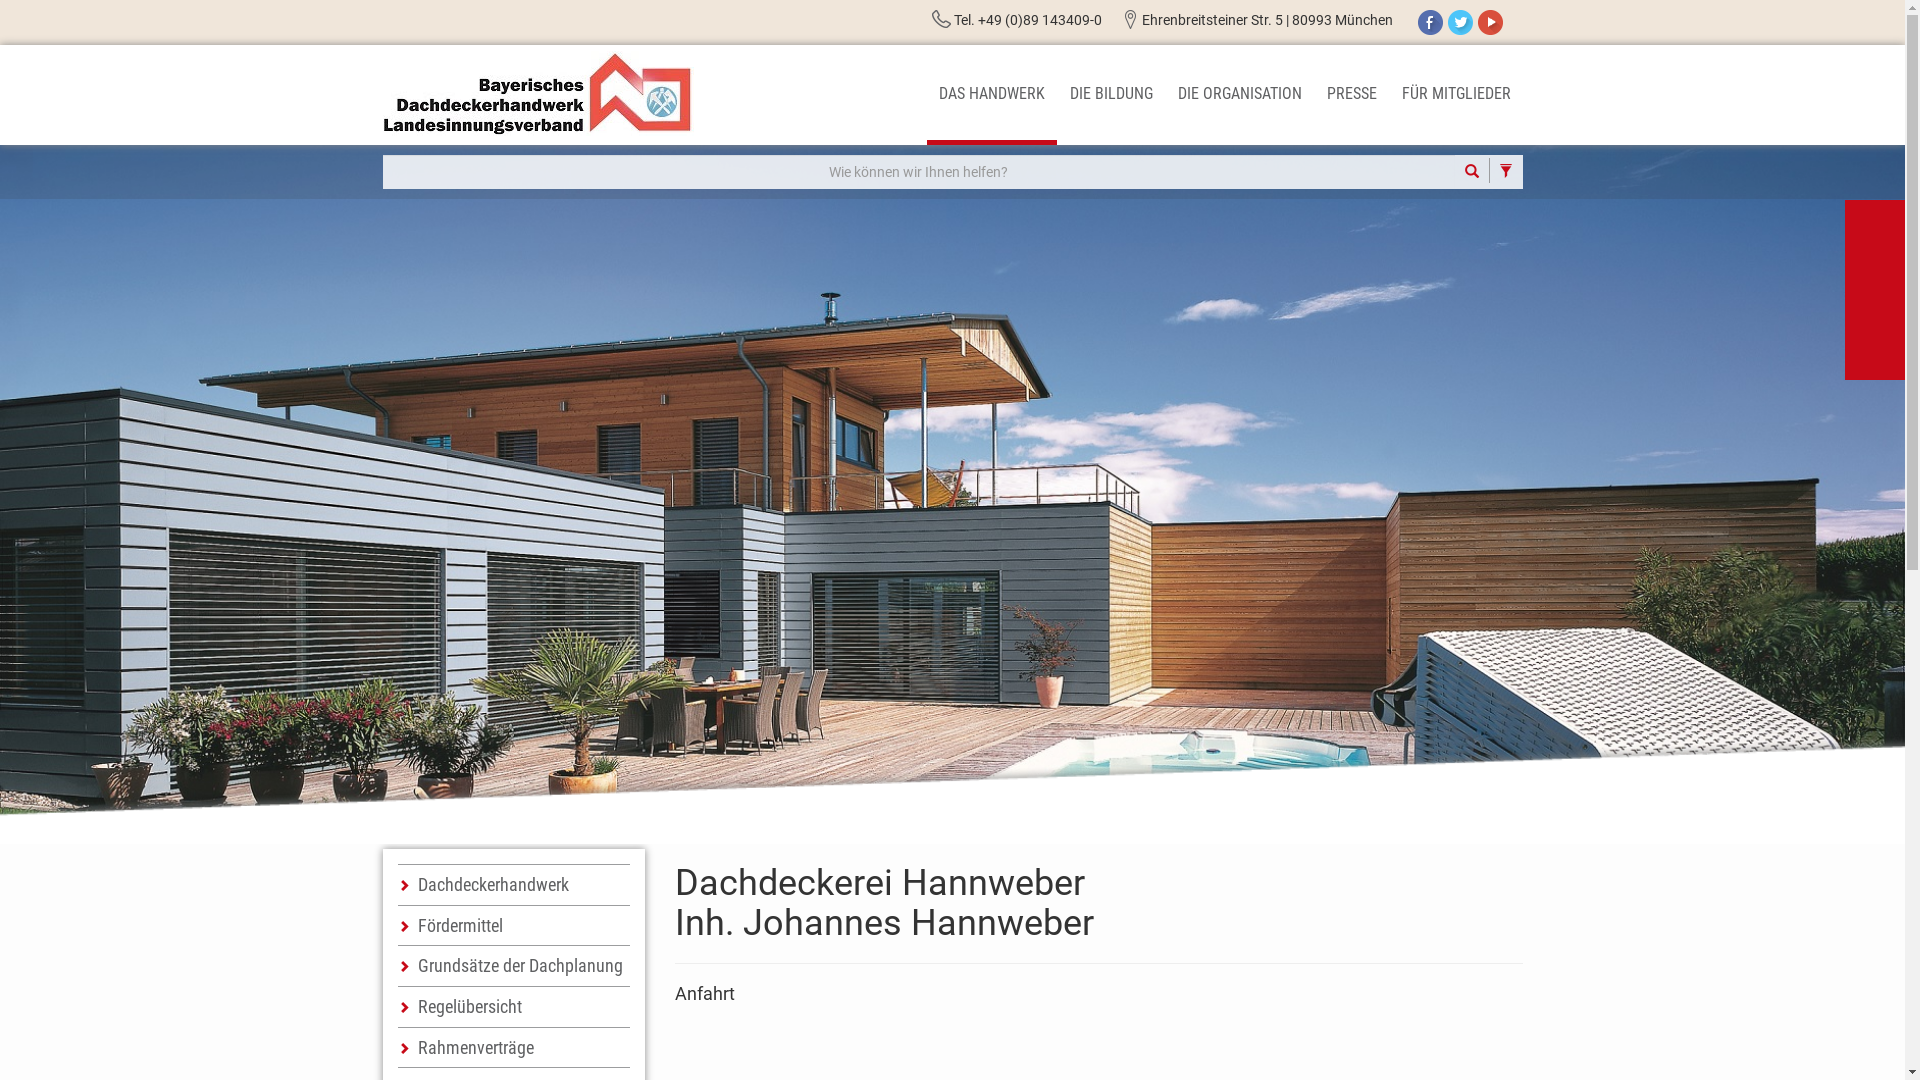  Describe the element at coordinates (1490, 22) in the screenshot. I see `'Youtube'` at that location.